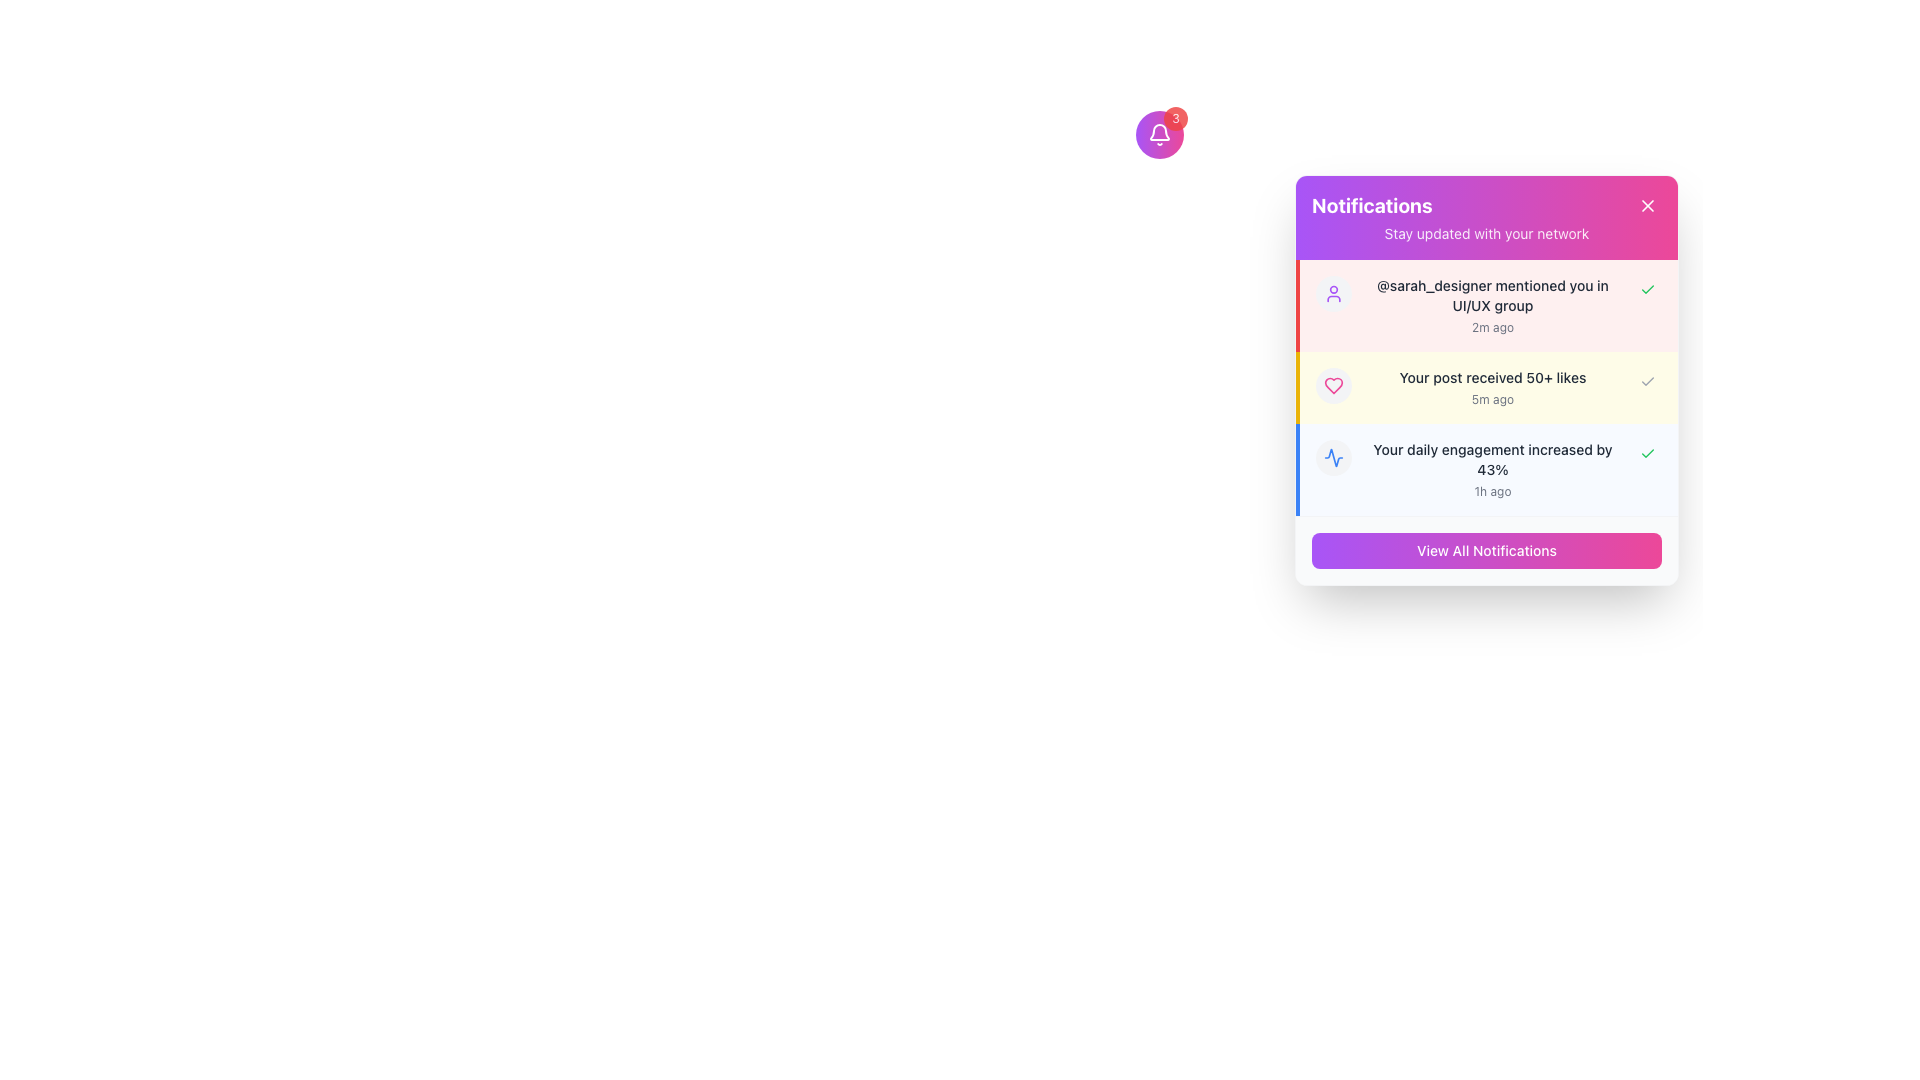  Describe the element at coordinates (1175, 119) in the screenshot. I see `the notification count displayed on the notification badge located at the top-right corner of the bell icon button` at that location.